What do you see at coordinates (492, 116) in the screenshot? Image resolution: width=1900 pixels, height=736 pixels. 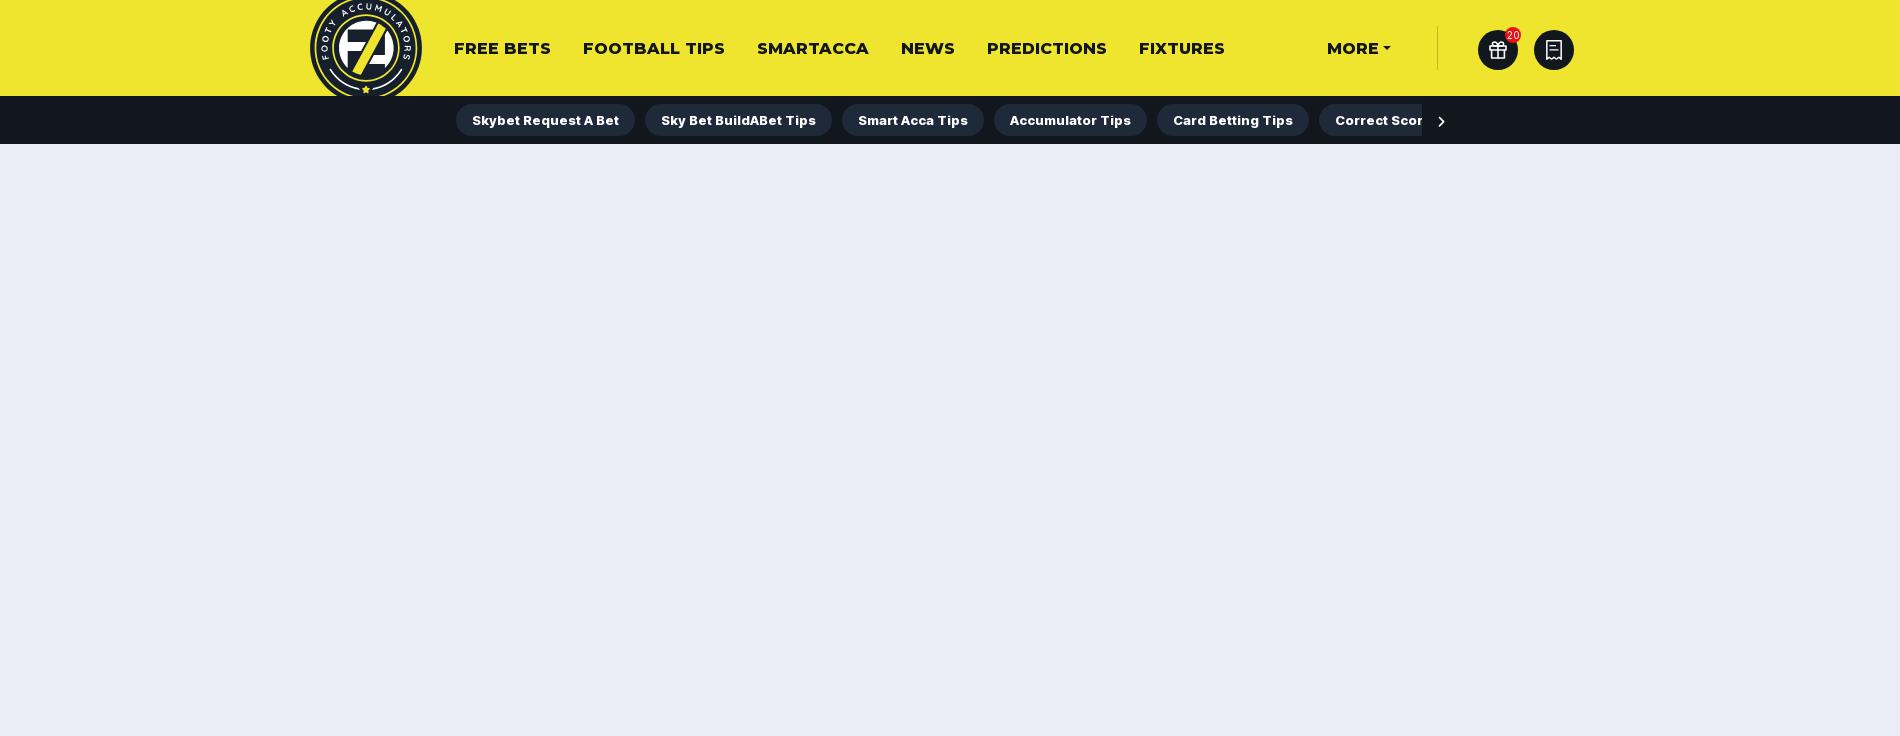 I see `'How To'` at bounding box center [492, 116].